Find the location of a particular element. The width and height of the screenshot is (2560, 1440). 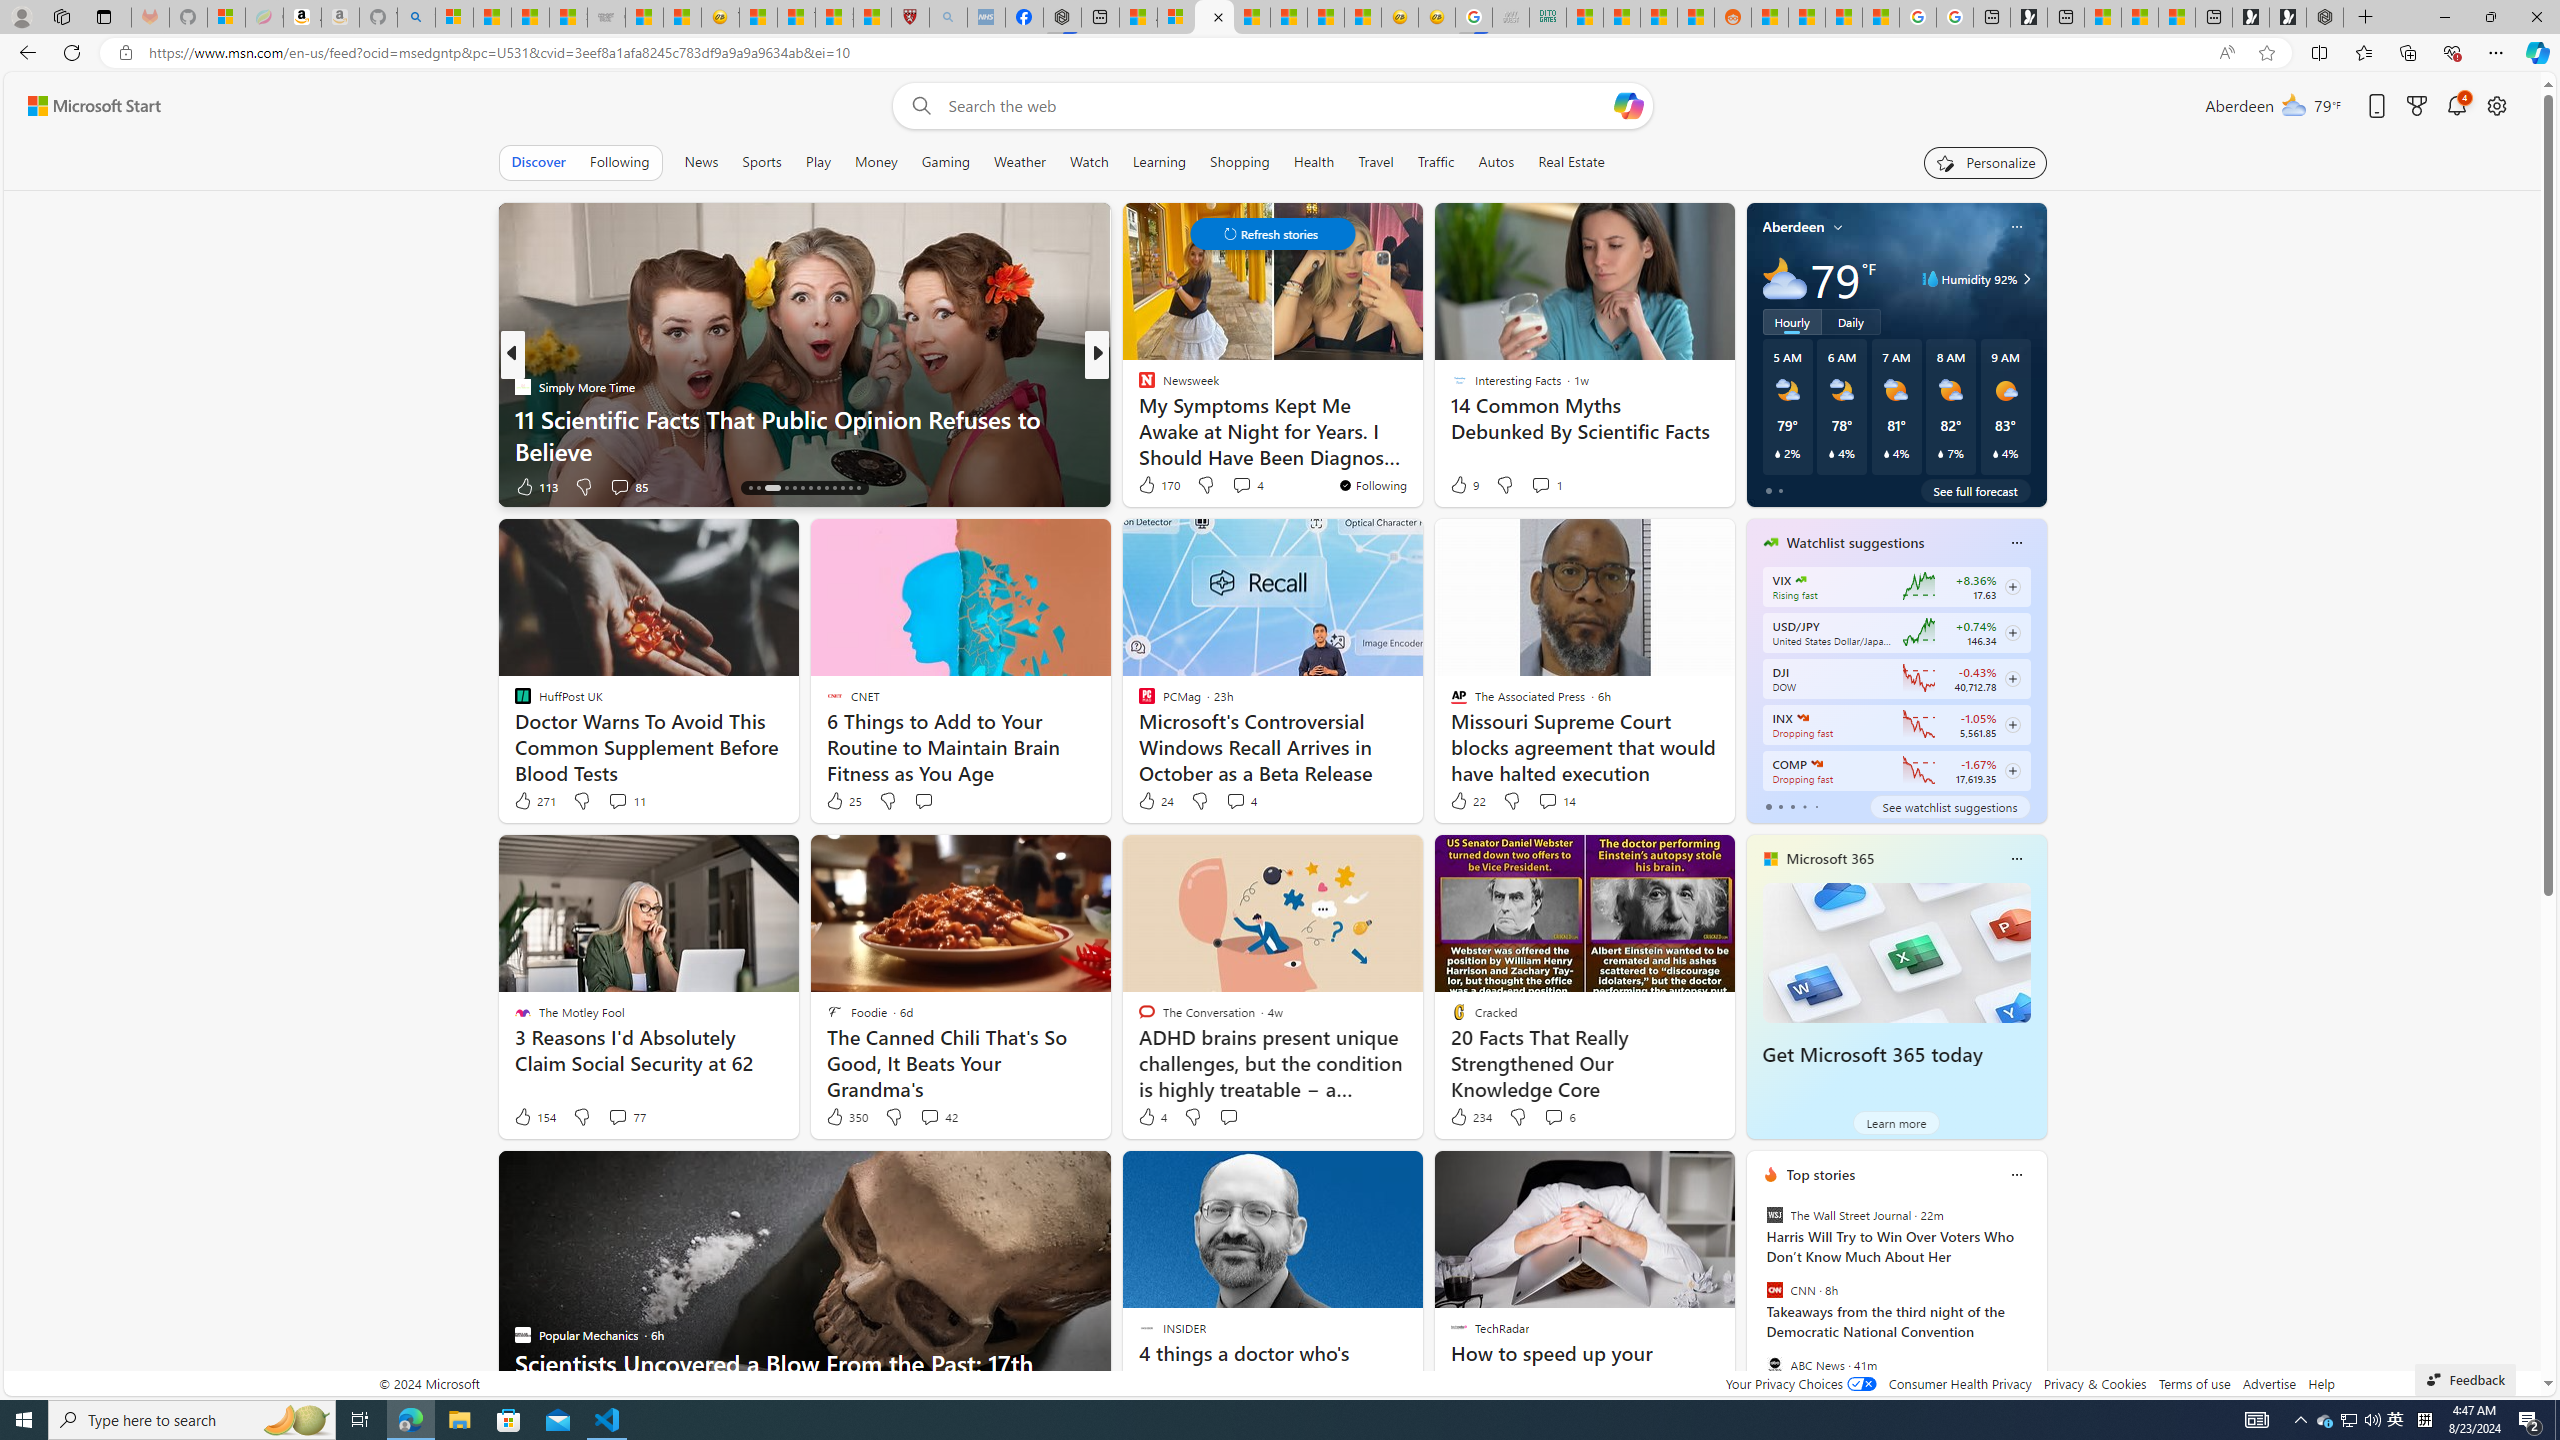

'Fitness - MSN' is located at coordinates (1288, 16).